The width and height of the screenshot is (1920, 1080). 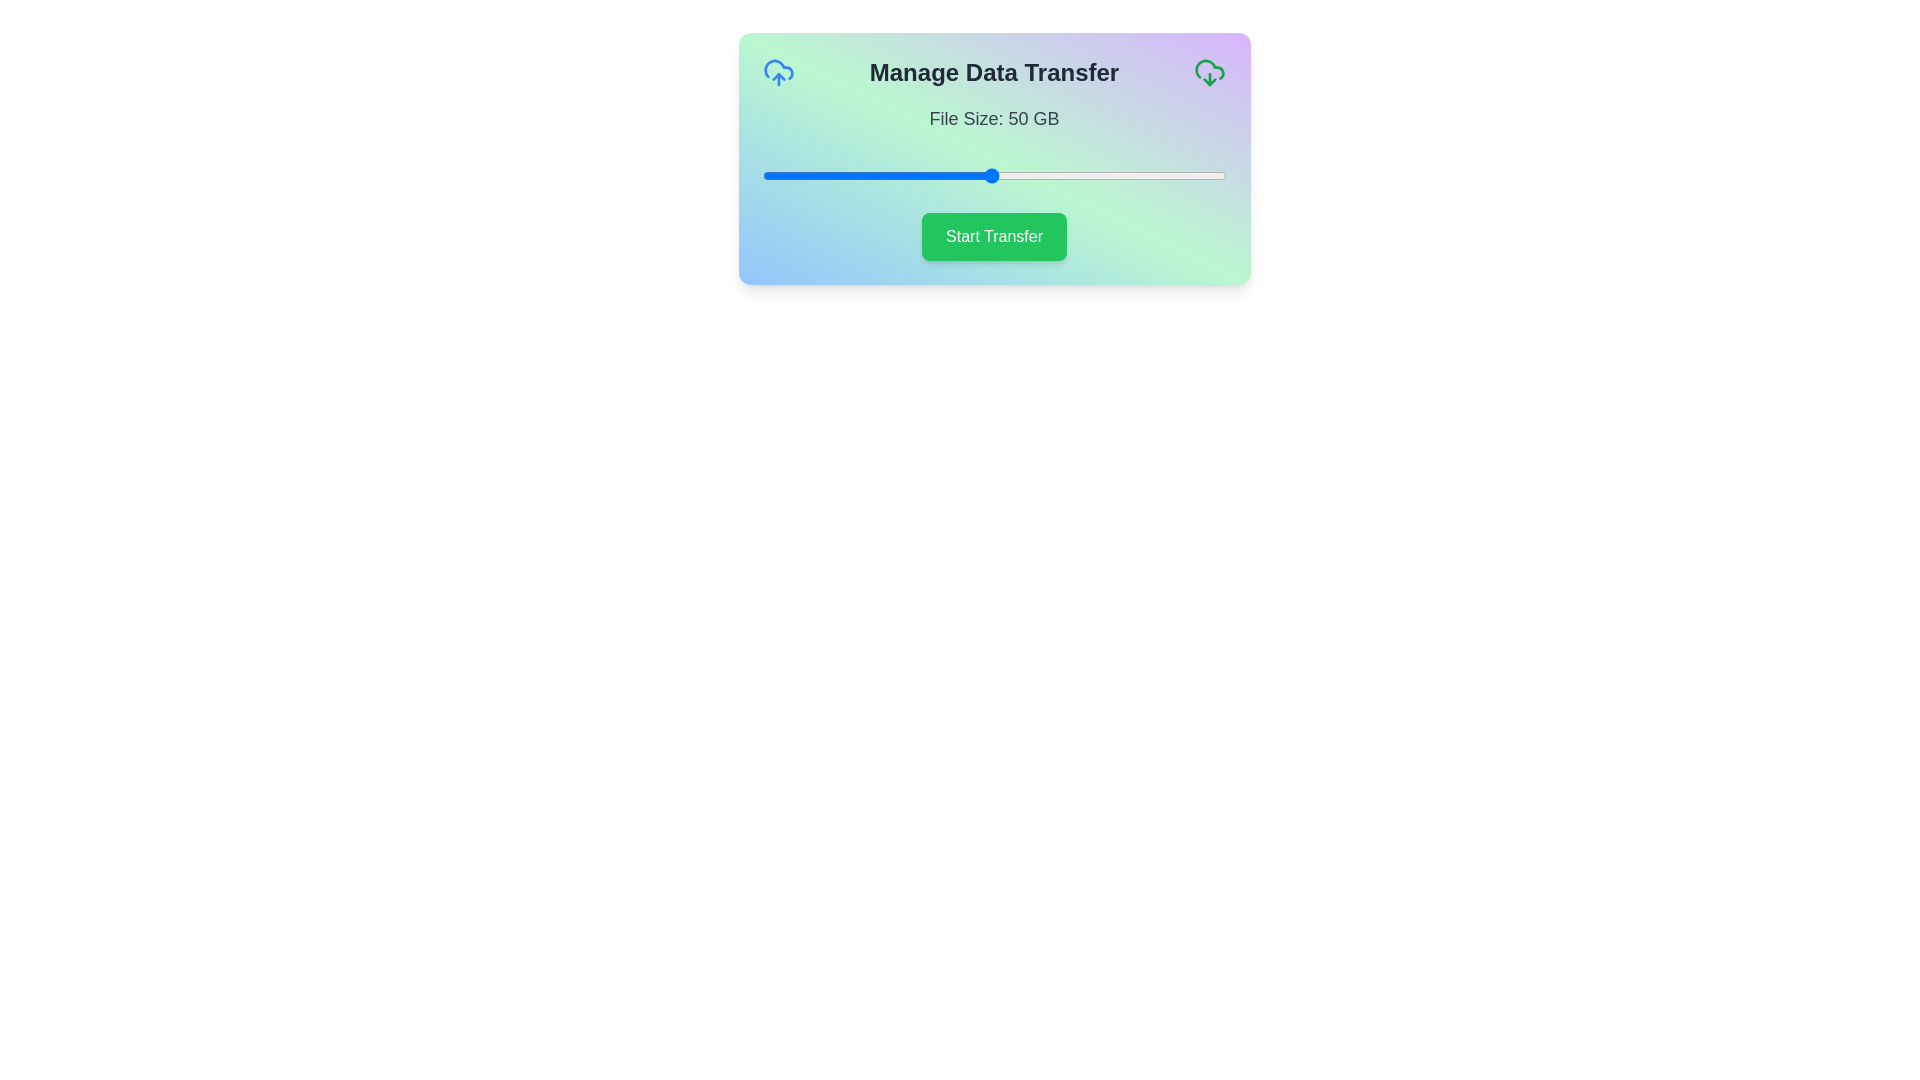 I want to click on the cloud upload icon to simulate an upload-related action, so click(x=777, y=72).